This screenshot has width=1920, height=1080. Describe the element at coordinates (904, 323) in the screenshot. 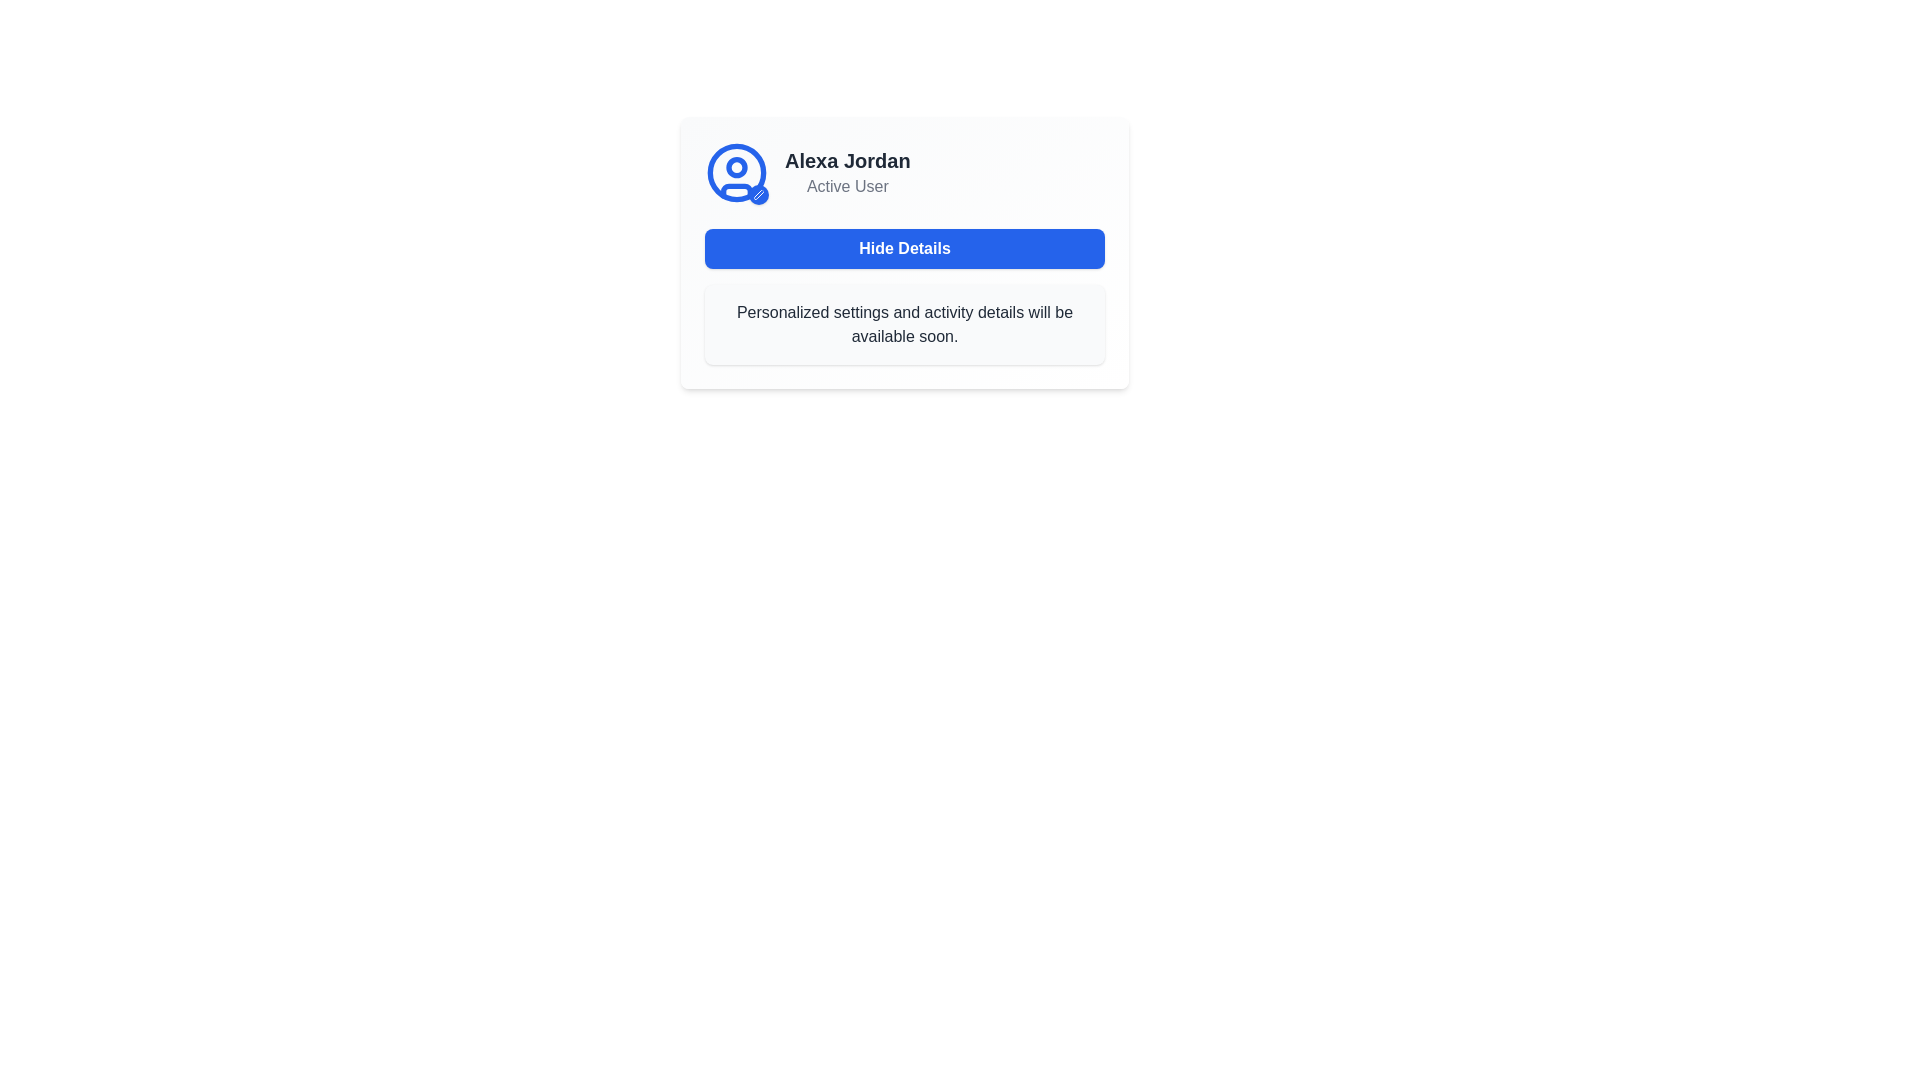

I see `the informational text block located below the blue button labeled 'Hide Details' in the user profile card section` at that location.